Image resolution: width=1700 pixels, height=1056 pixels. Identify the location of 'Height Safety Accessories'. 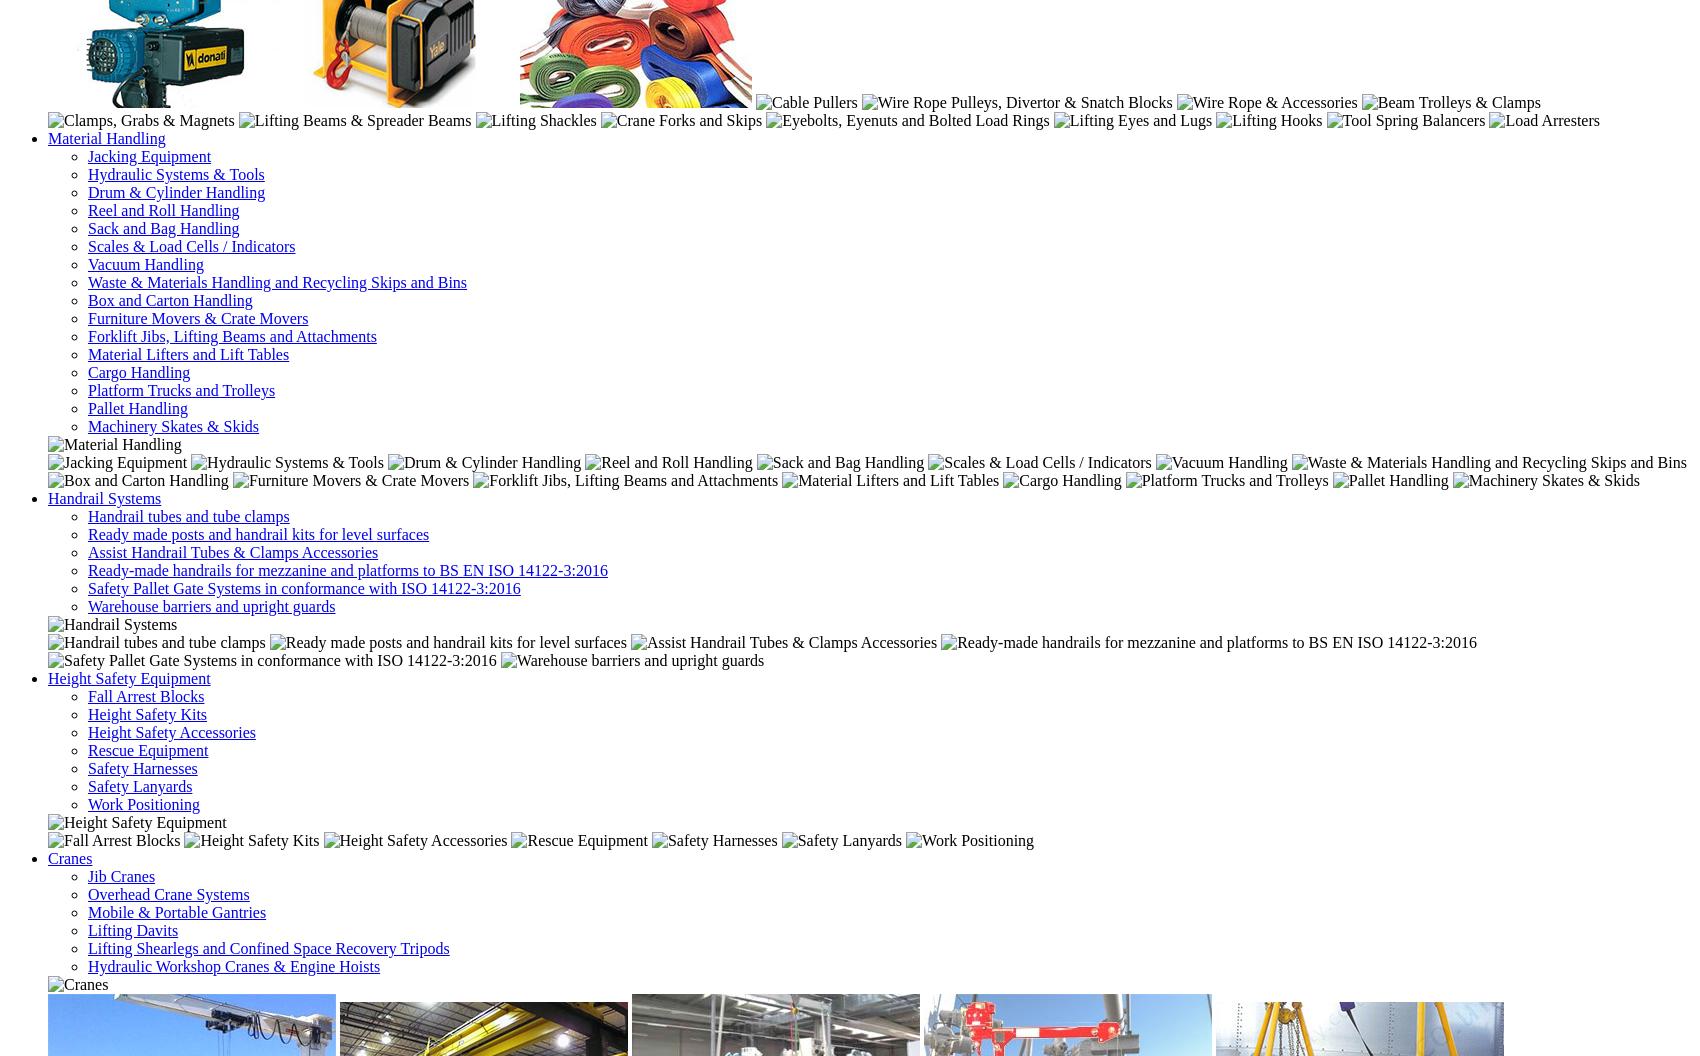
(170, 730).